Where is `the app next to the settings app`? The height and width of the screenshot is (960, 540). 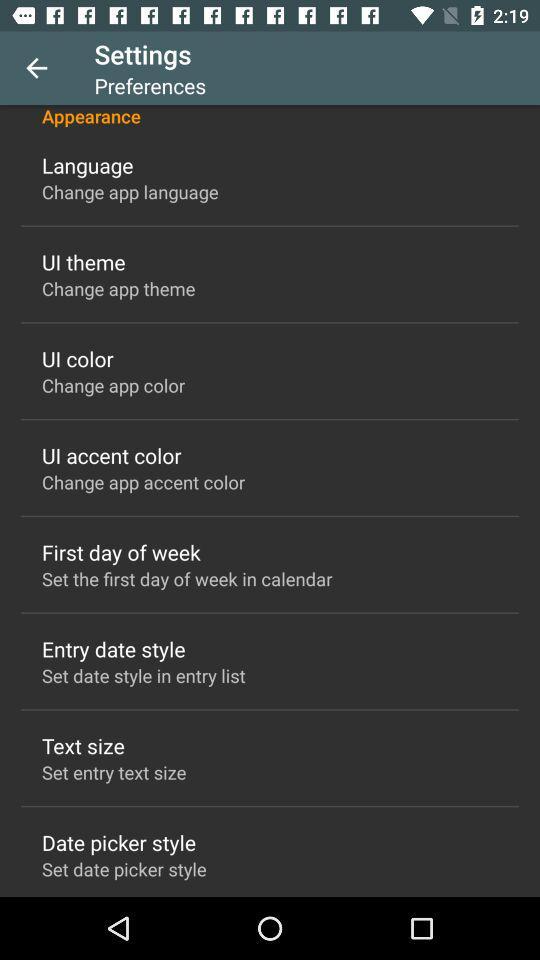
the app next to the settings app is located at coordinates (36, 68).